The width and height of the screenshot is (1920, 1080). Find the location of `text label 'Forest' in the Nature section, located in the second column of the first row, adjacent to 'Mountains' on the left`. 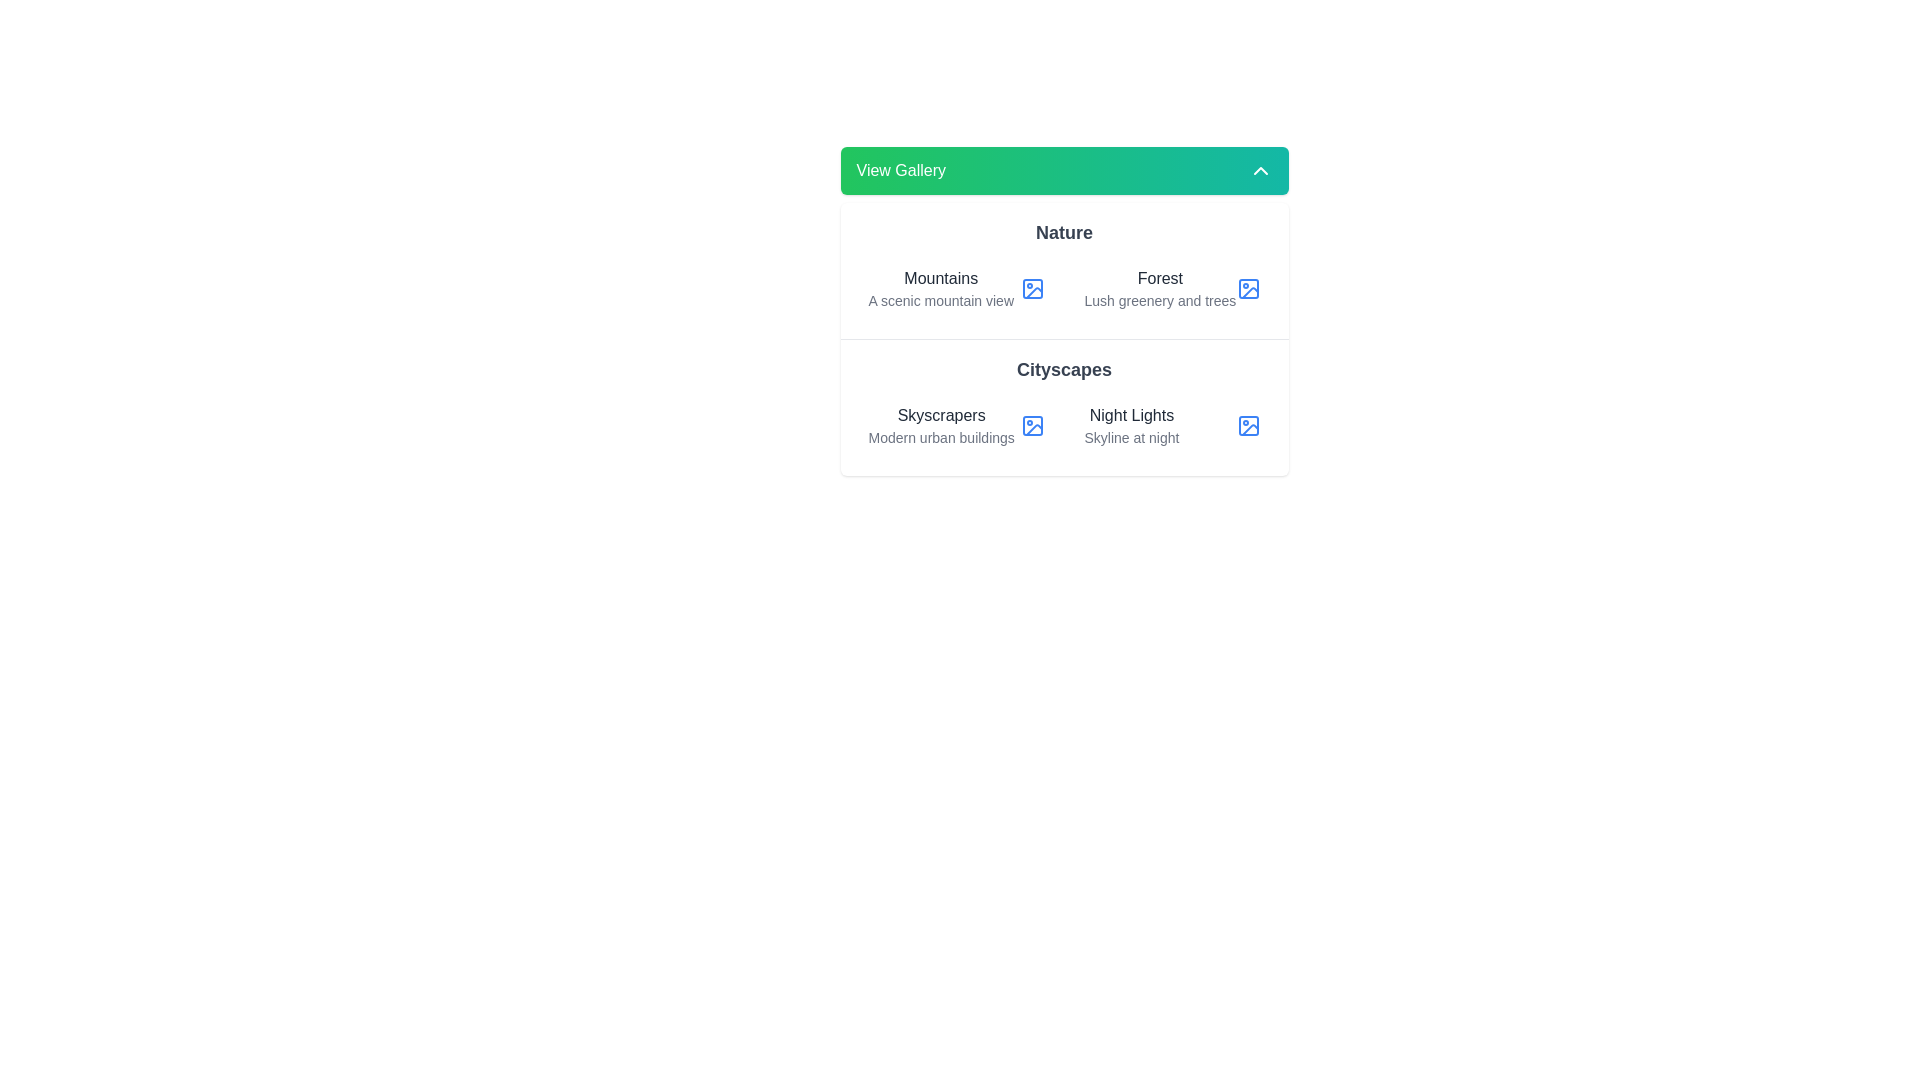

text label 'Forest' in the Nature section, located in the second column of the first row, adjacent to 'Mountains' on the left is located at coordinates (1160, 289).